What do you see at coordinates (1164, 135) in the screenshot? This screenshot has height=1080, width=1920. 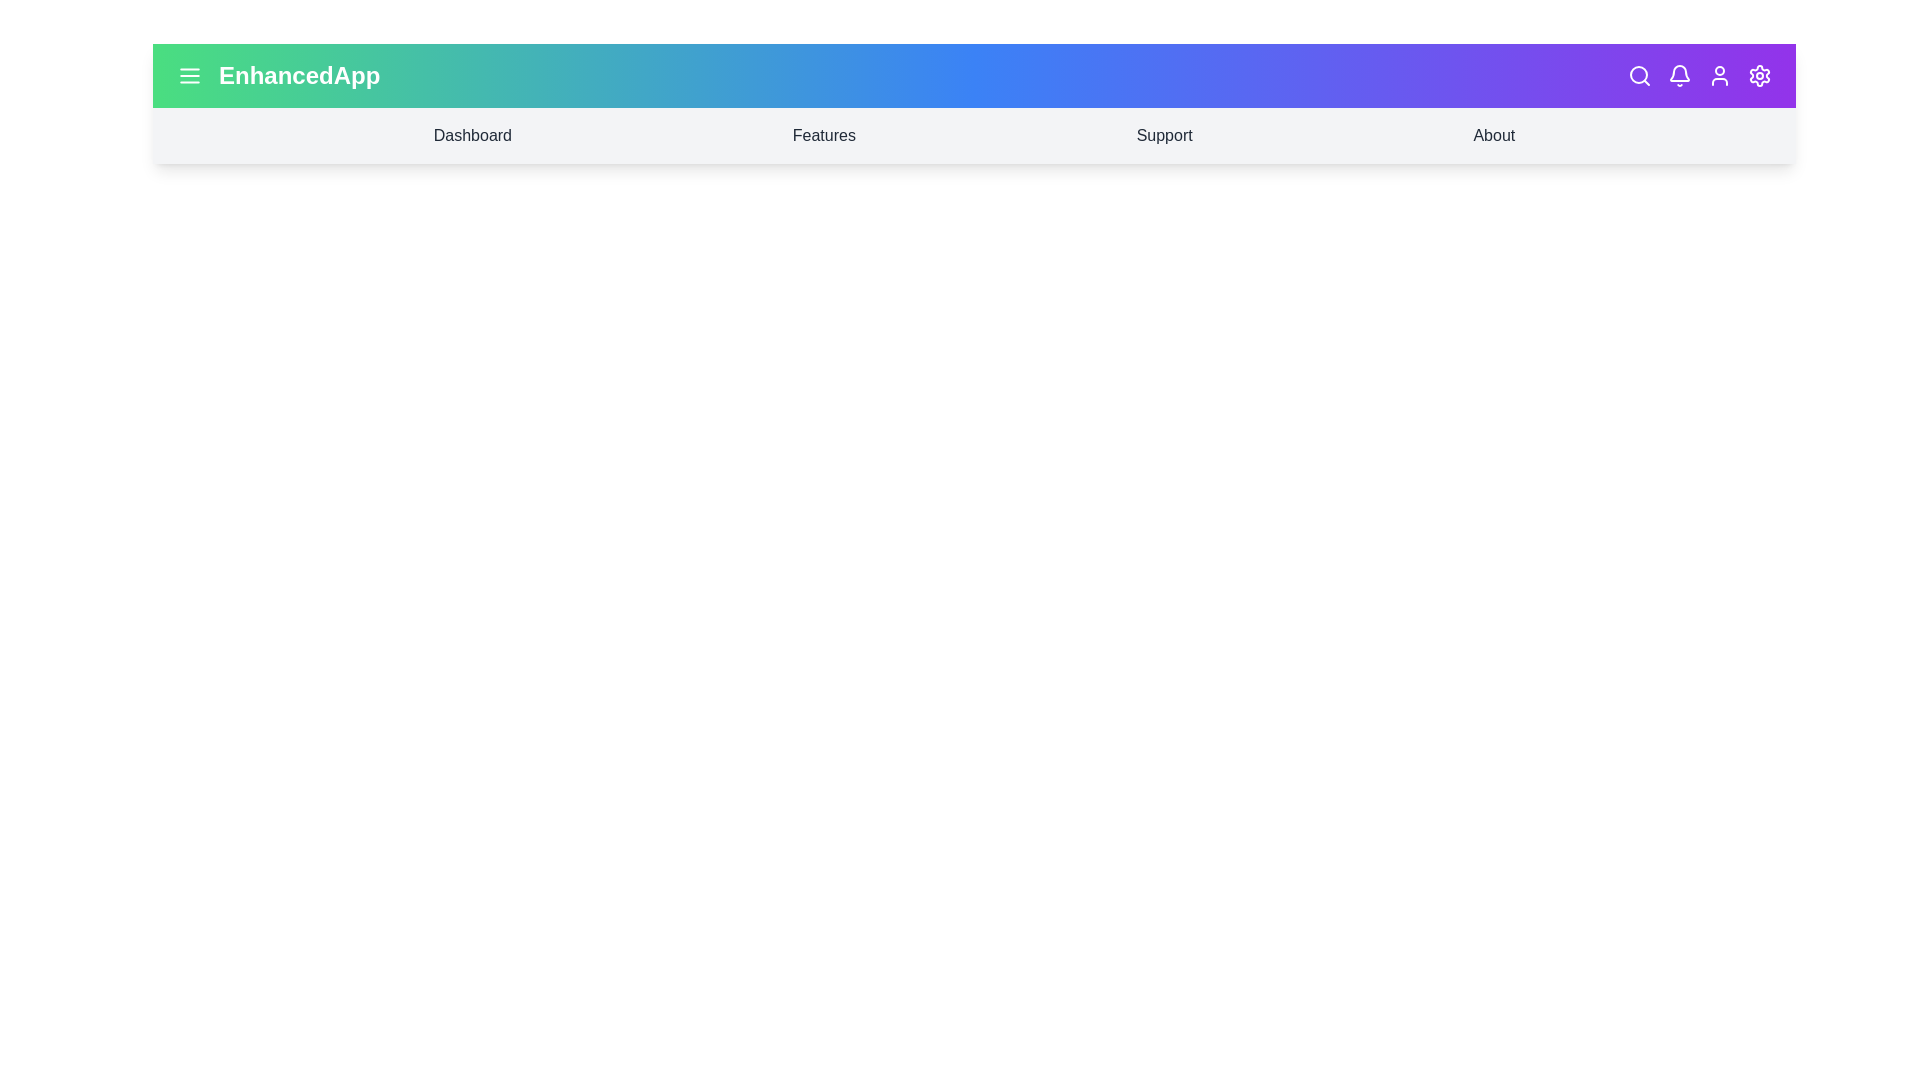 I see `the menu item labeled Support to navigate to the corresponding section` at bounding box center [1164, 135].